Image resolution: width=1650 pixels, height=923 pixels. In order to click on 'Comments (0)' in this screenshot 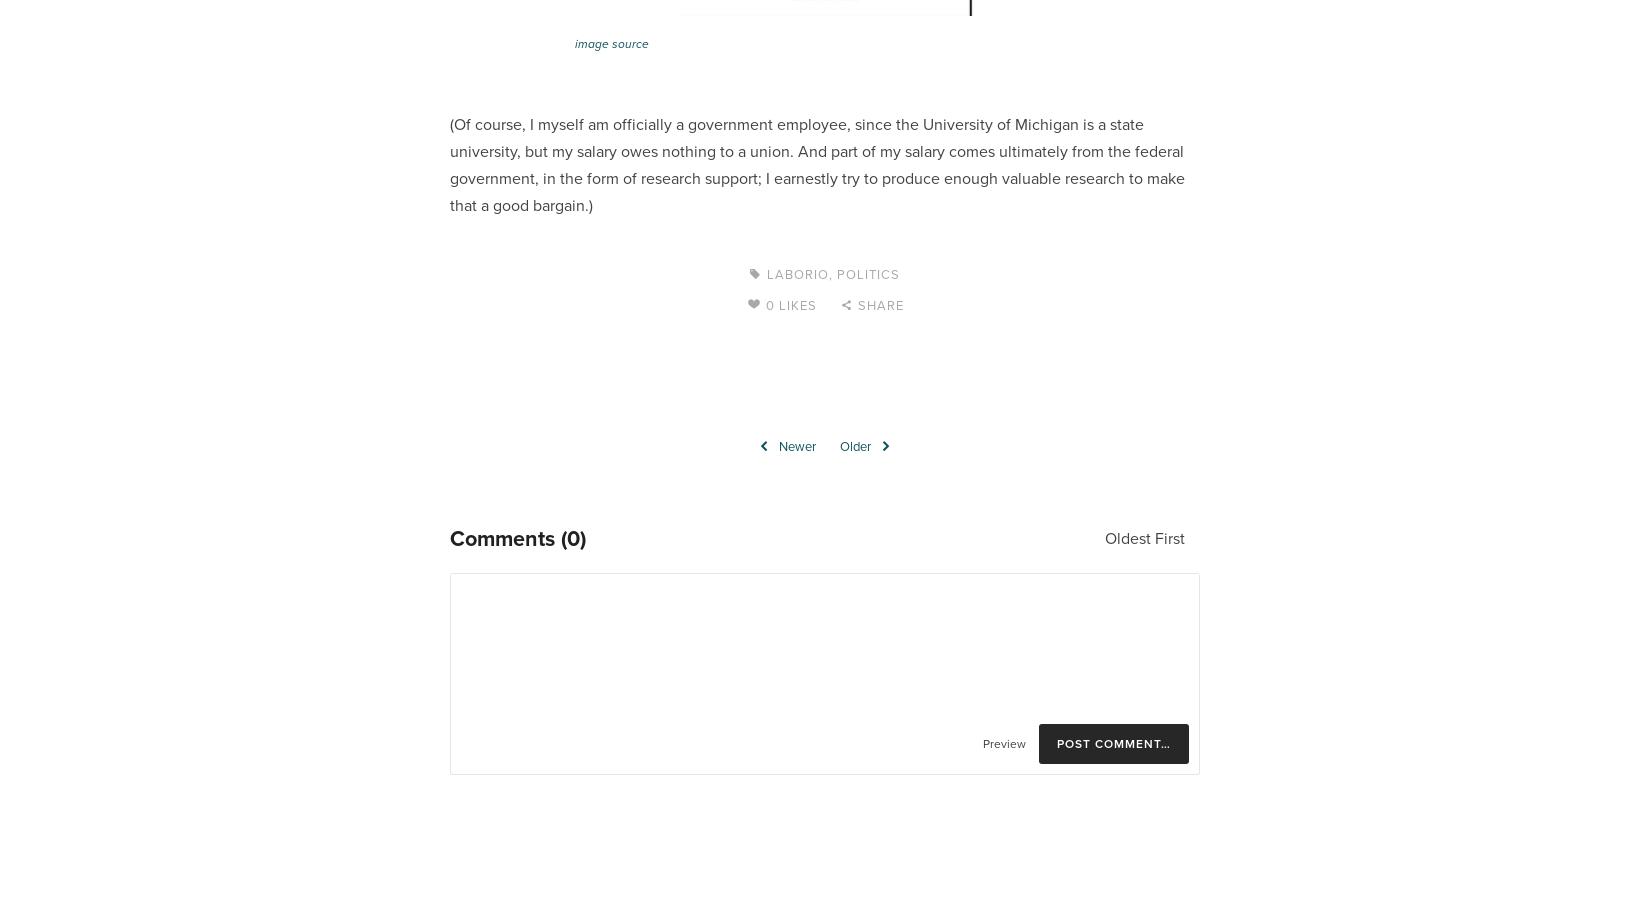, I will do `click(516, 537)`.